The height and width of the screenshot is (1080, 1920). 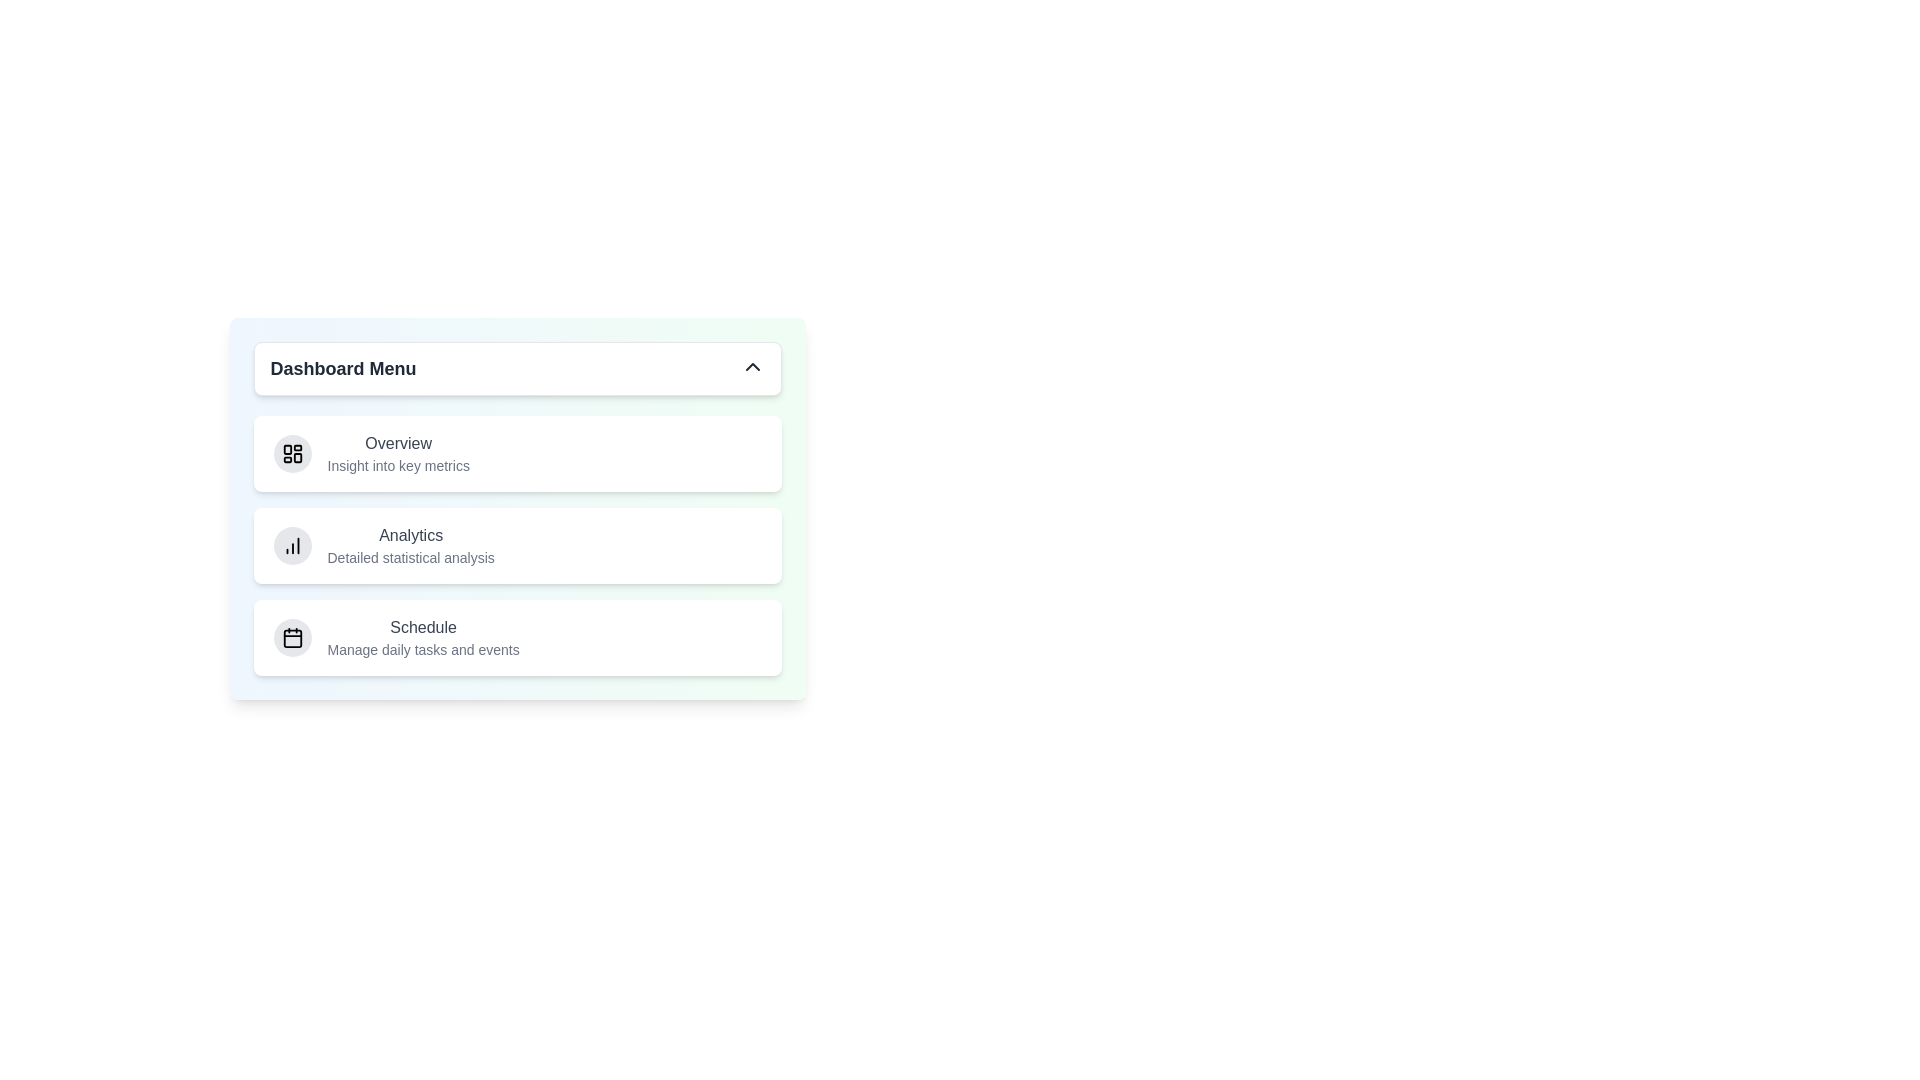 What do you see at coordinates (517, 546) in the screenshot?
I see `the 'Analytics' menu item to select it` at bounding box center [517, 546].